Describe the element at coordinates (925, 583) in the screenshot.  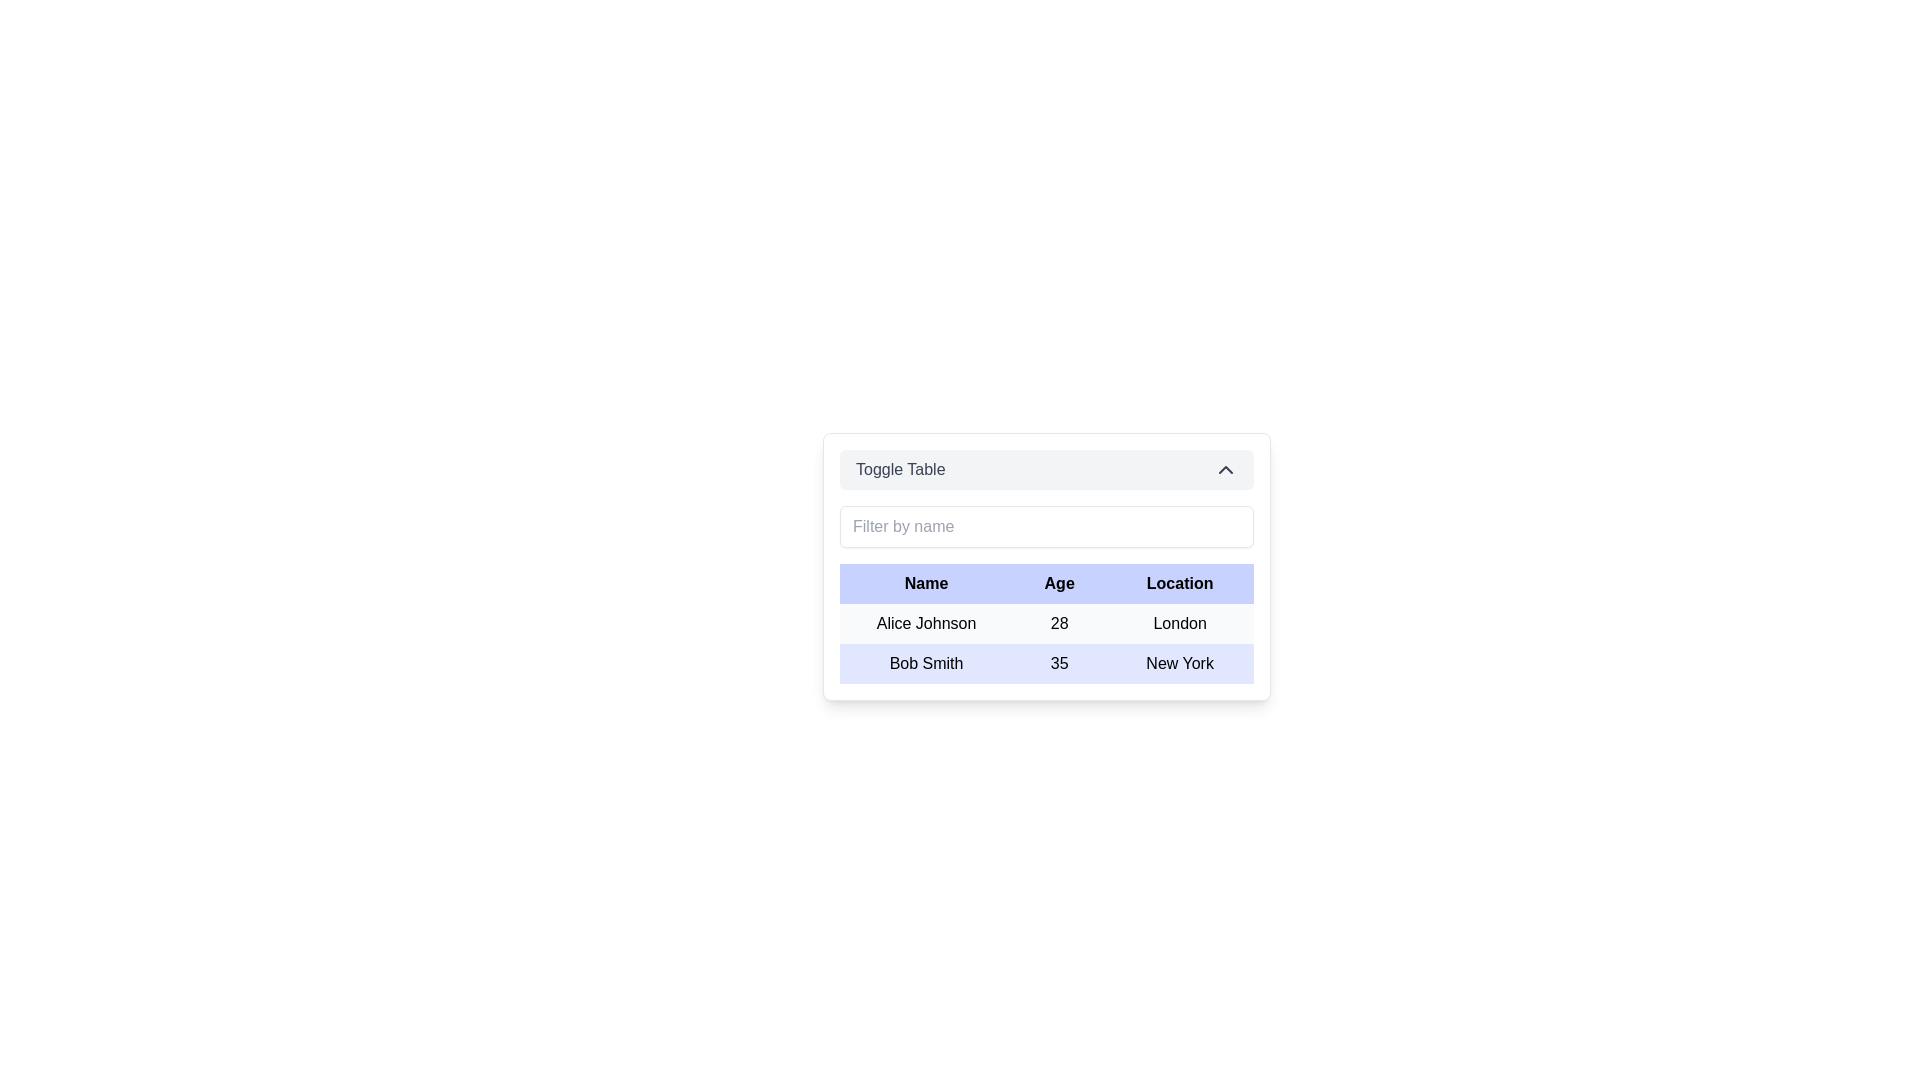
I see `the table header cell displaying 'Name' in bold font against a light blue background, which is the first column header in the row of three headers including 'Age' and 'Location'` at that location.